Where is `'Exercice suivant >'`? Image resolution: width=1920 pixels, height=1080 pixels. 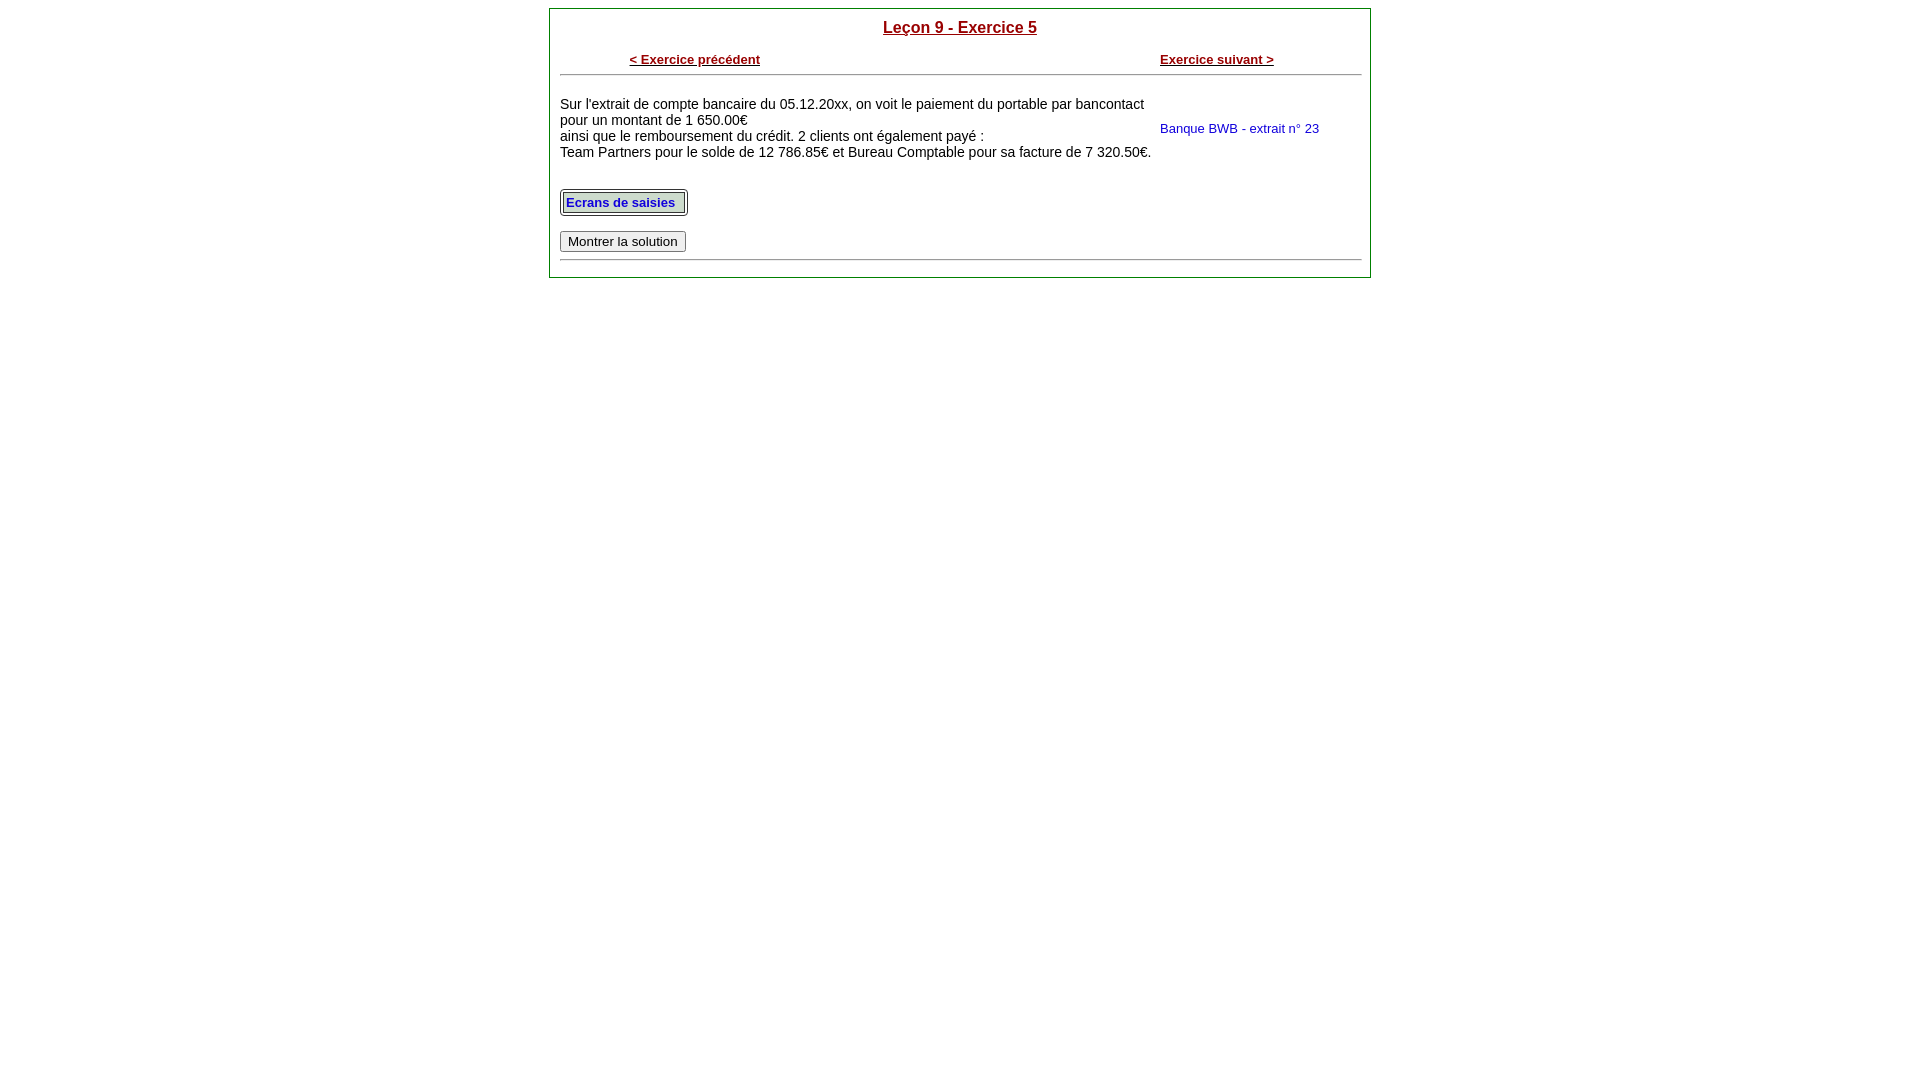 'Exercice suivant >' is located at coordinates (1216, 58).